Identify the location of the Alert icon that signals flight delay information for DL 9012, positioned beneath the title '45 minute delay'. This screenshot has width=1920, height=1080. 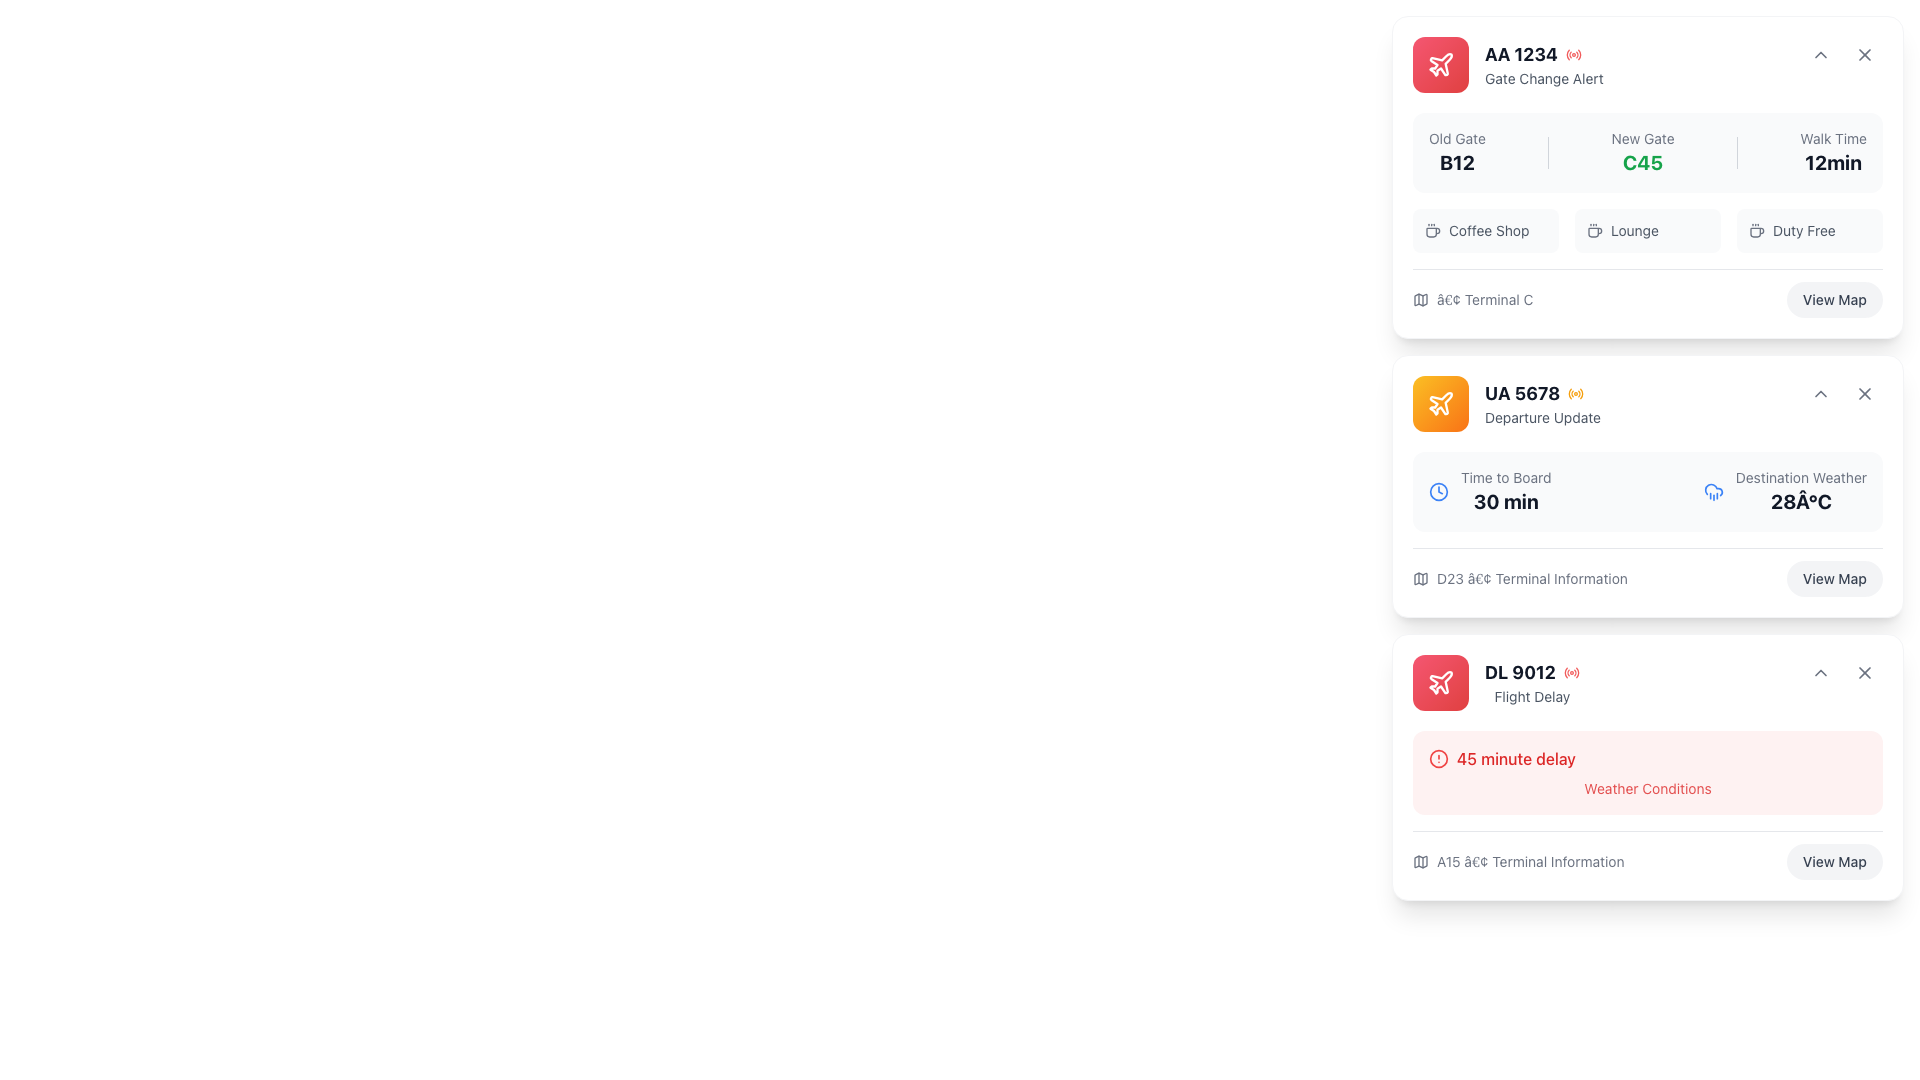
(1438, 759).